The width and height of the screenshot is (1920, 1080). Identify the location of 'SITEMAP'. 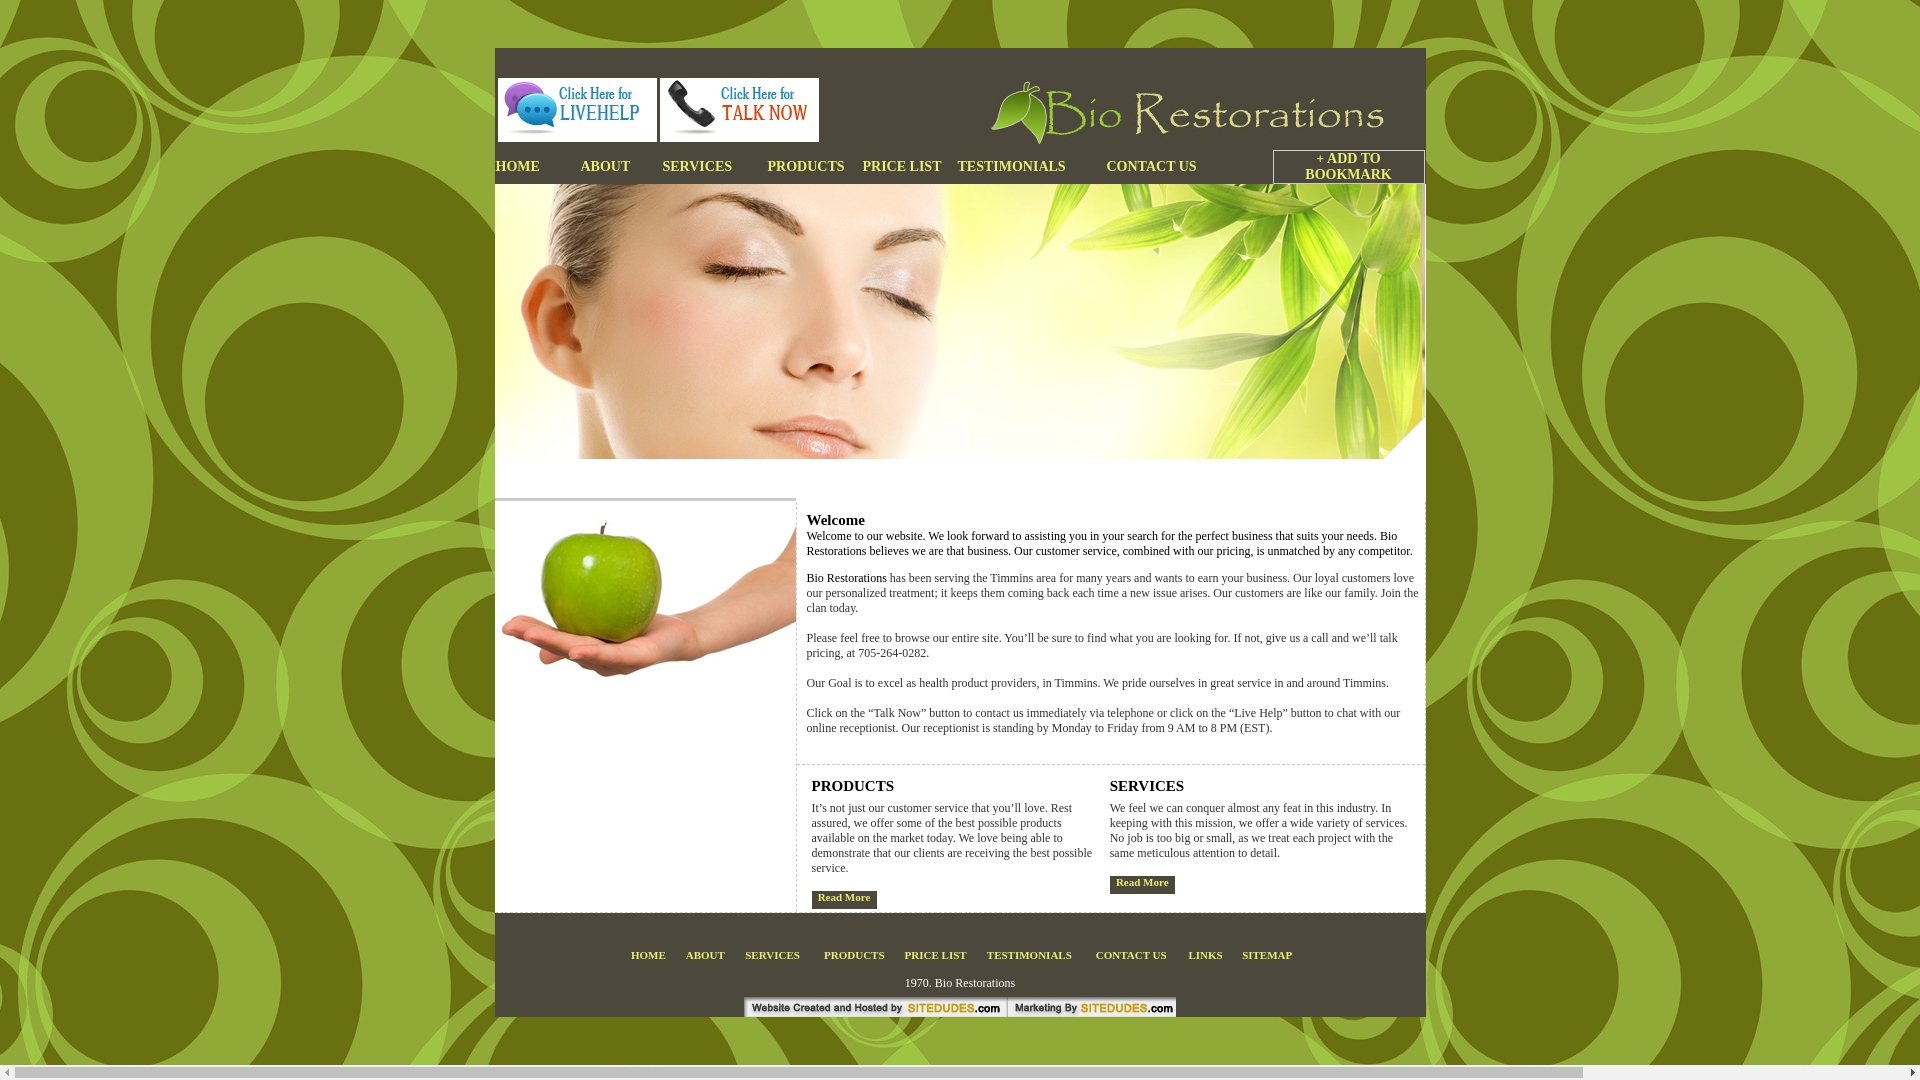
(1266, 954).